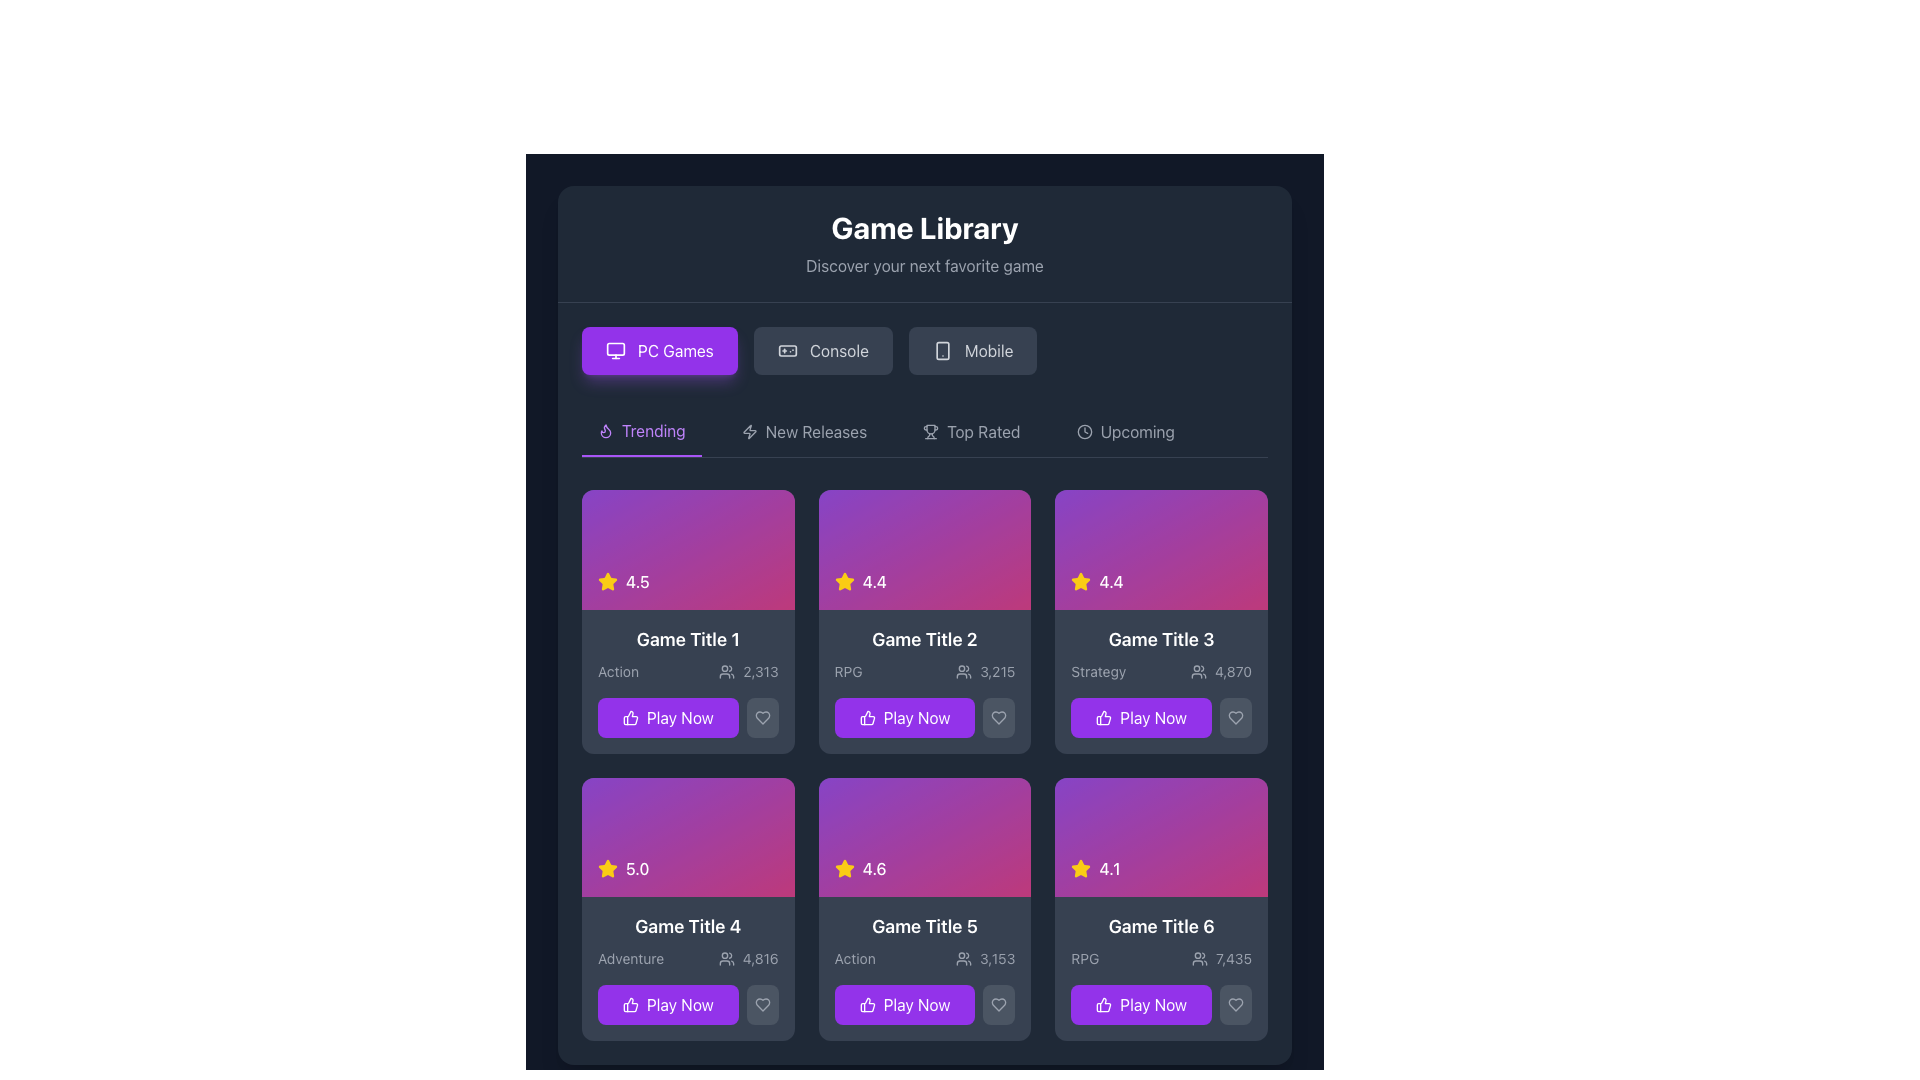  I want to click on the rating icon (star) that indicates a rating value of 4.6 for the game titled 'Game Title 5', located within a card layout with a purple gradient background, so click(844, 867).